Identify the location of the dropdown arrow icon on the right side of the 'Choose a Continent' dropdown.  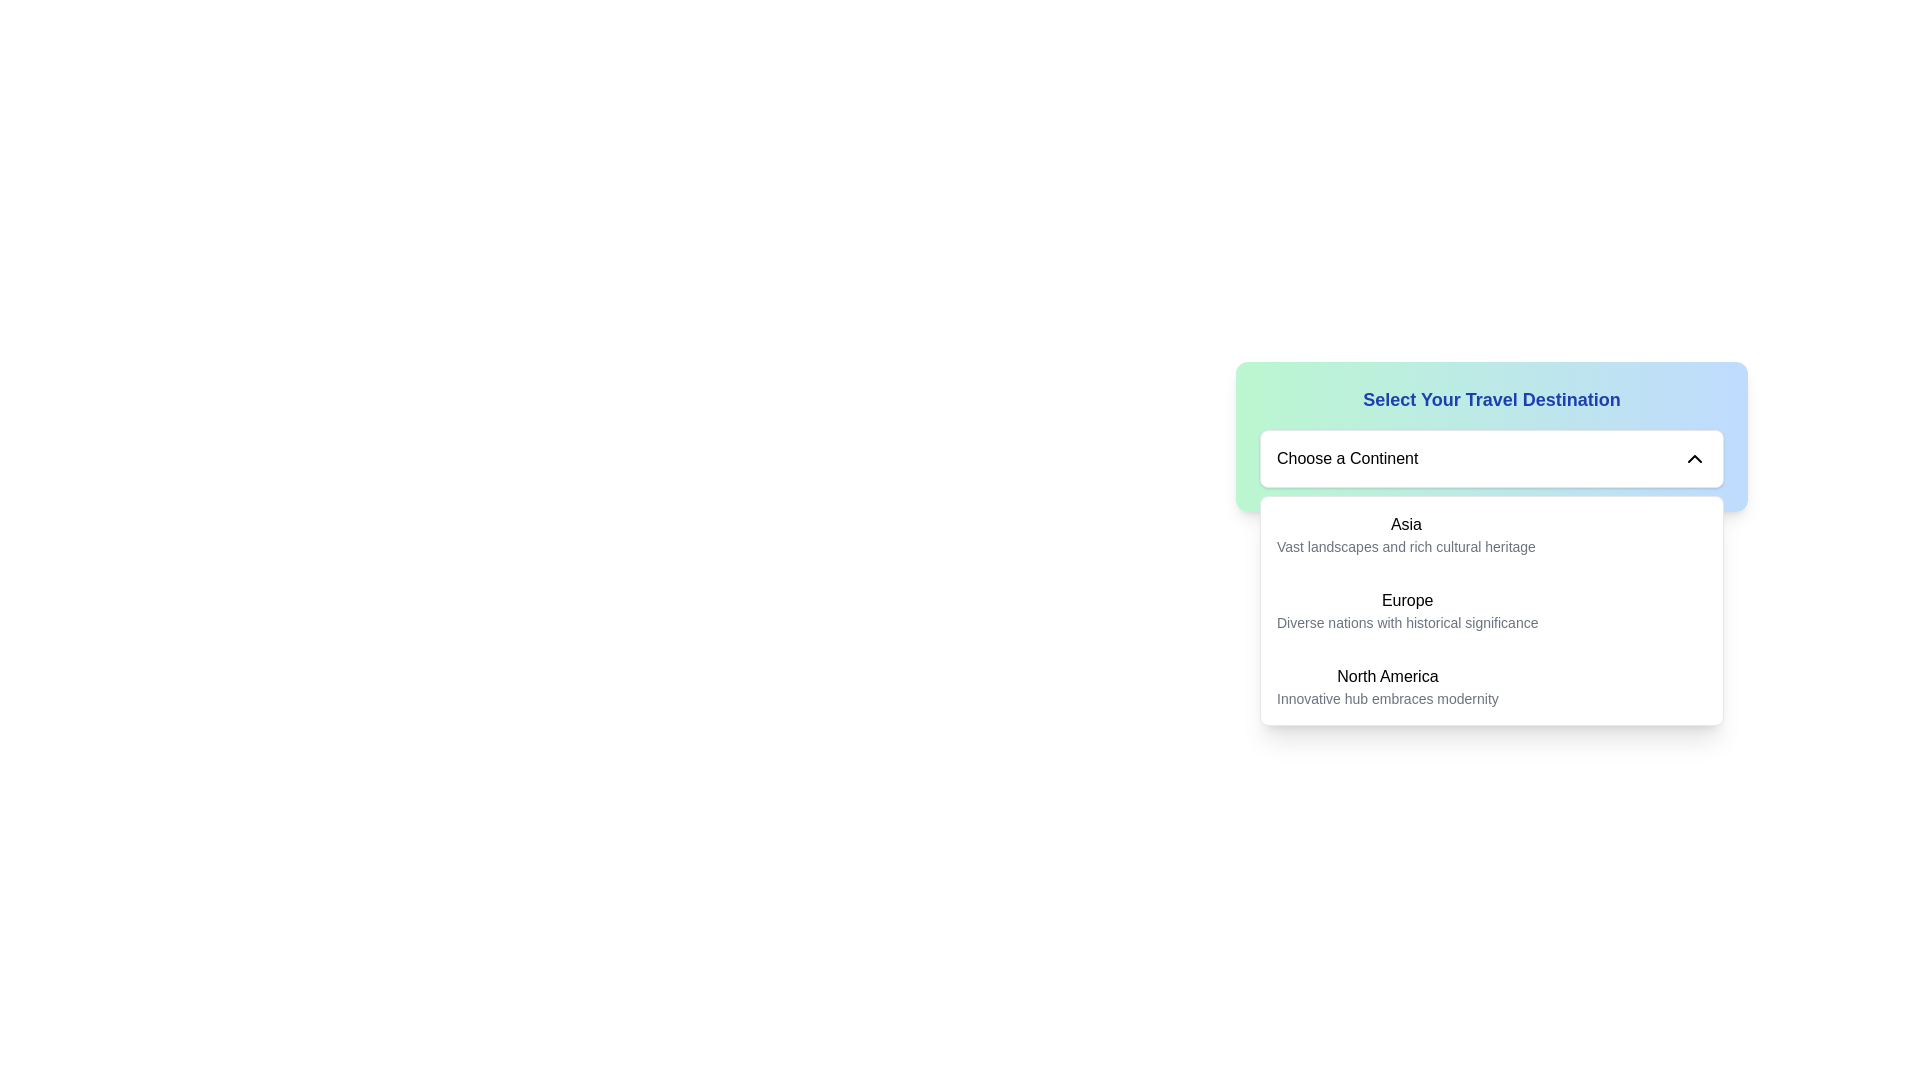
(1693, 459).